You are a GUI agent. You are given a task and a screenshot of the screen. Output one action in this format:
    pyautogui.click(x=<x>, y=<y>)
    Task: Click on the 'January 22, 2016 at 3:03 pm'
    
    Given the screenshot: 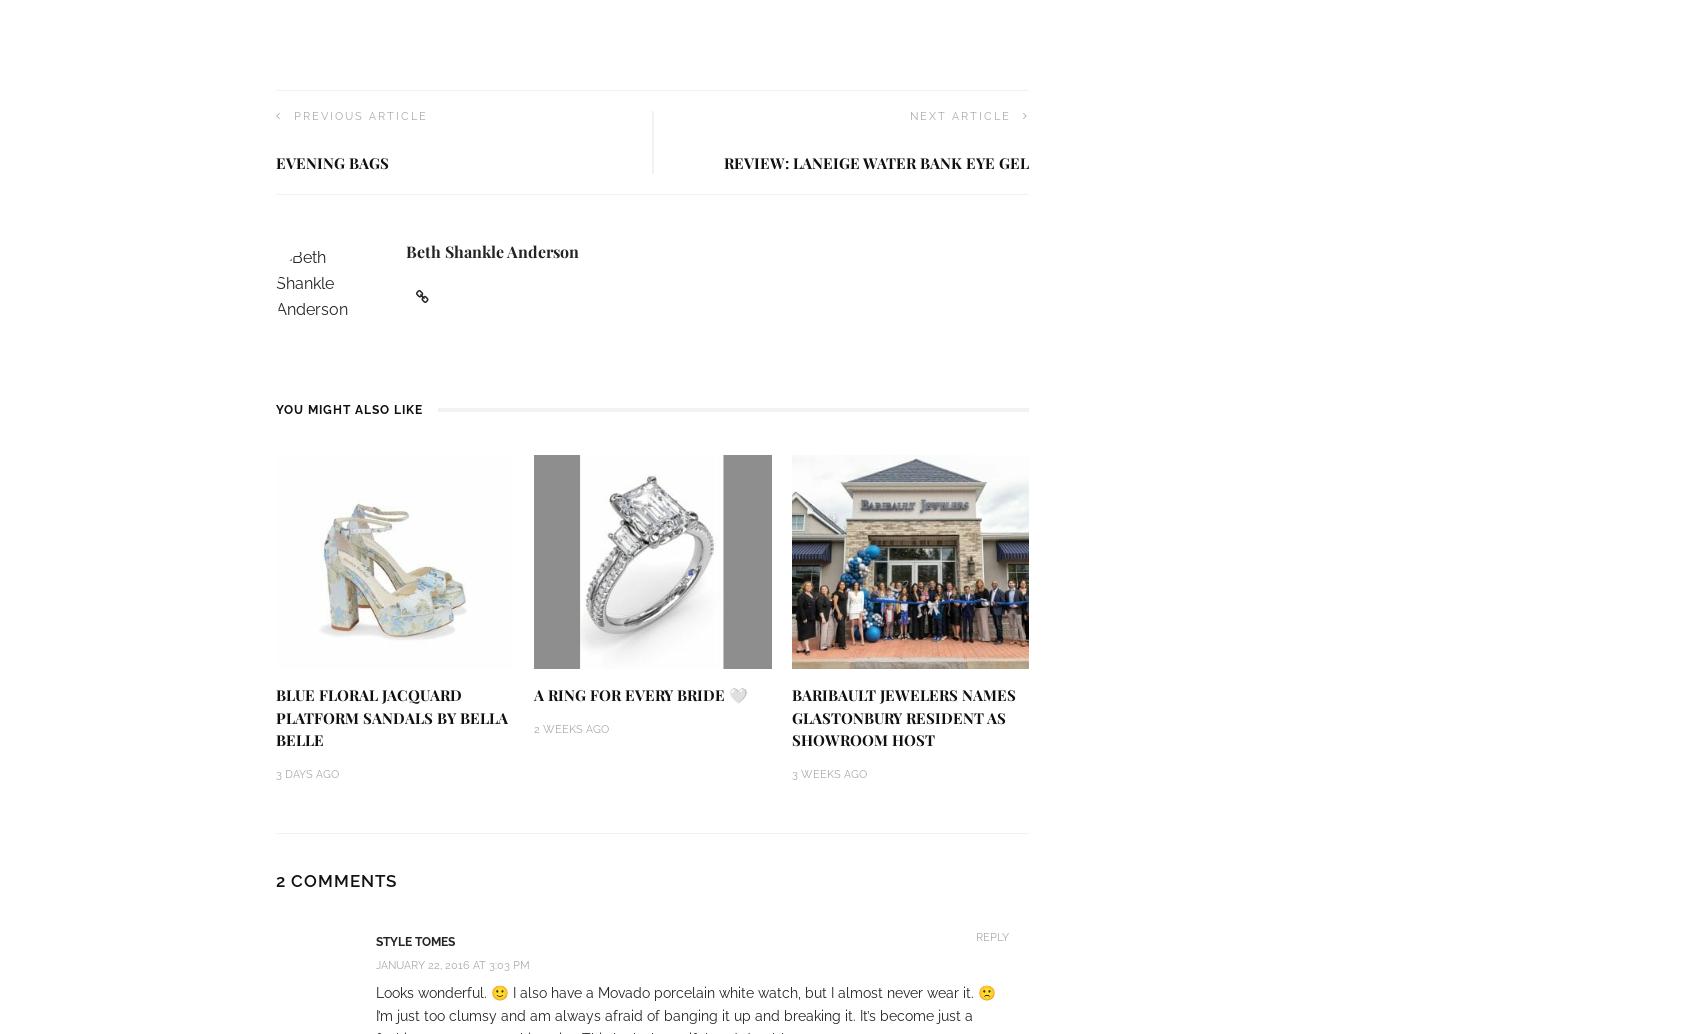 What is the action you would take?
    pyautogui.click(x=452, y=964)
    